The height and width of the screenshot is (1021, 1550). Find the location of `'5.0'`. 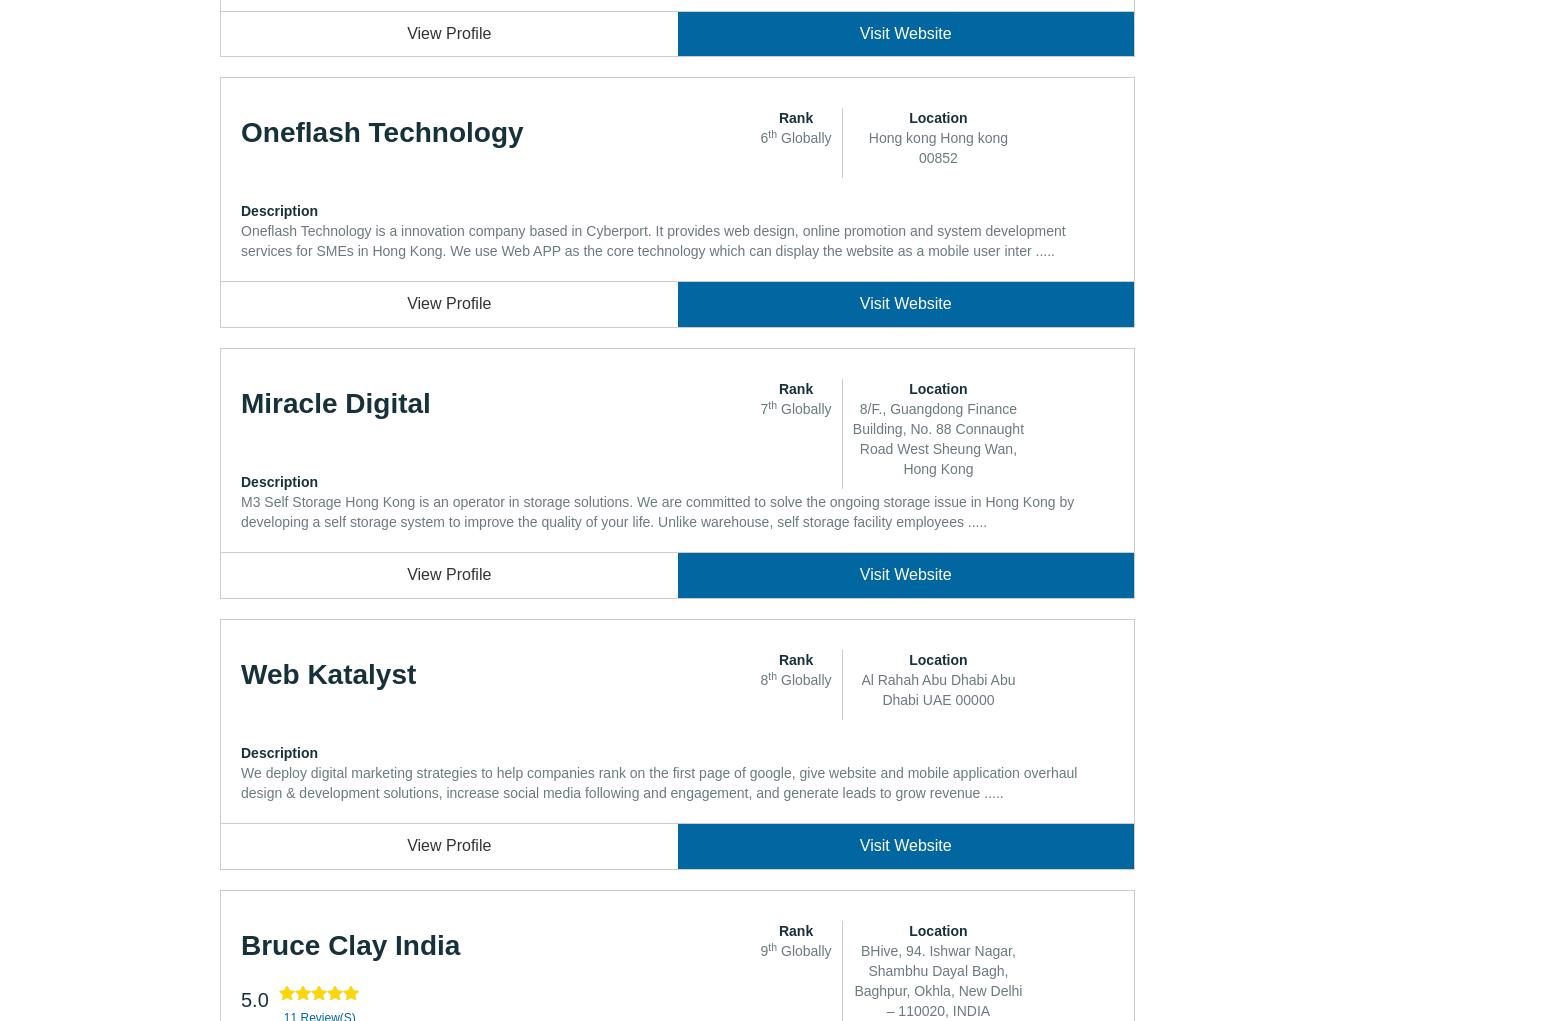

'5.0' is located at coordinates (254, 999).